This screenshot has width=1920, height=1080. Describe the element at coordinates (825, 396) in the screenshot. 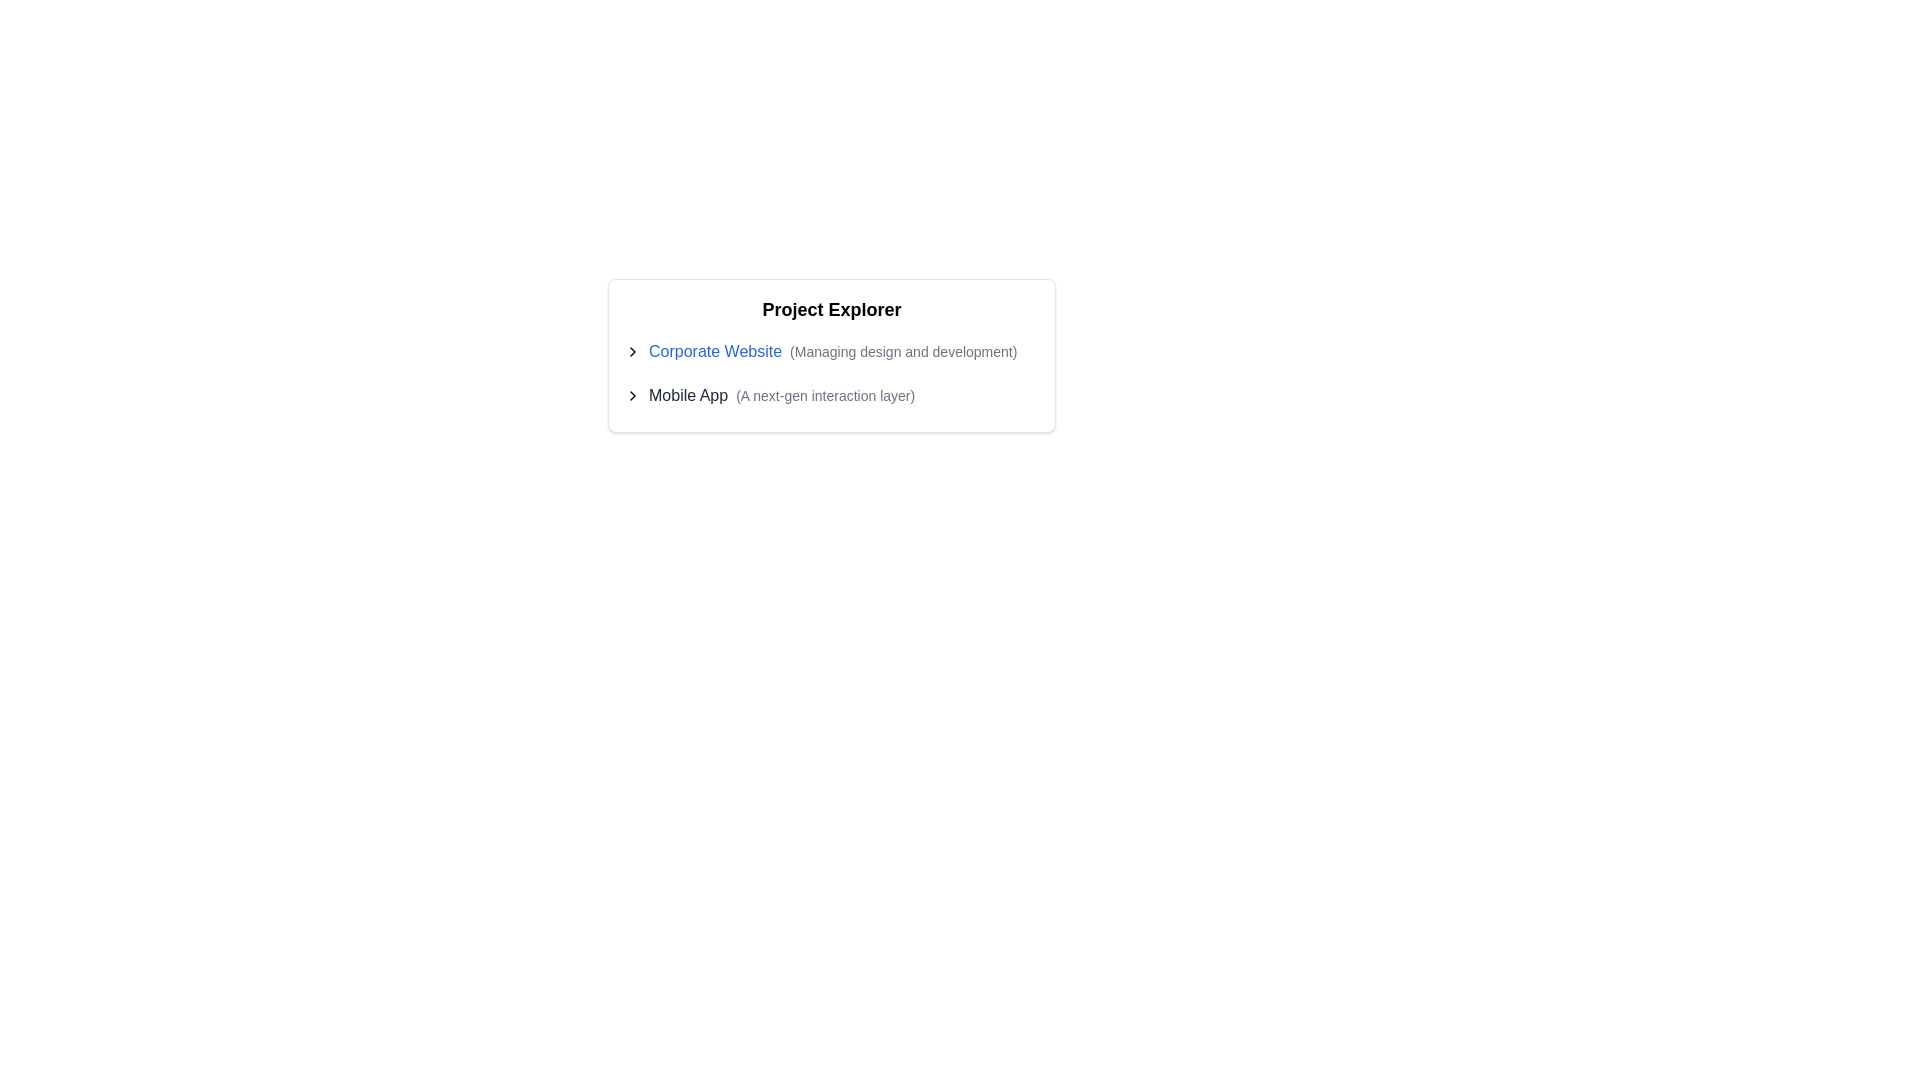

I see `descriptive subtitle text located in the second line of the 'Project Explorer' list, positioned to the right of 'Mobile App'` at that location.